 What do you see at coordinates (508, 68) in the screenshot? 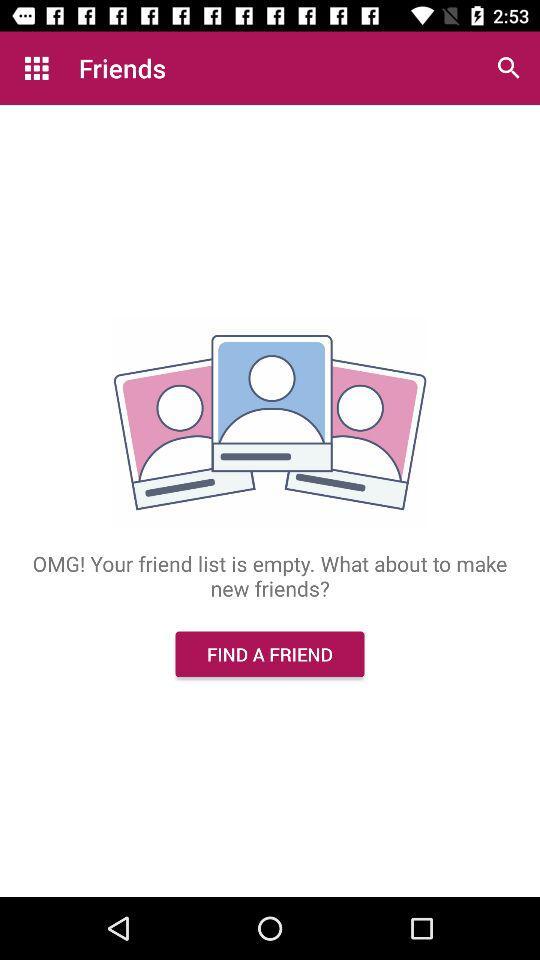
I see `icon to the right of the friends app` at bounding box center [508, 68].